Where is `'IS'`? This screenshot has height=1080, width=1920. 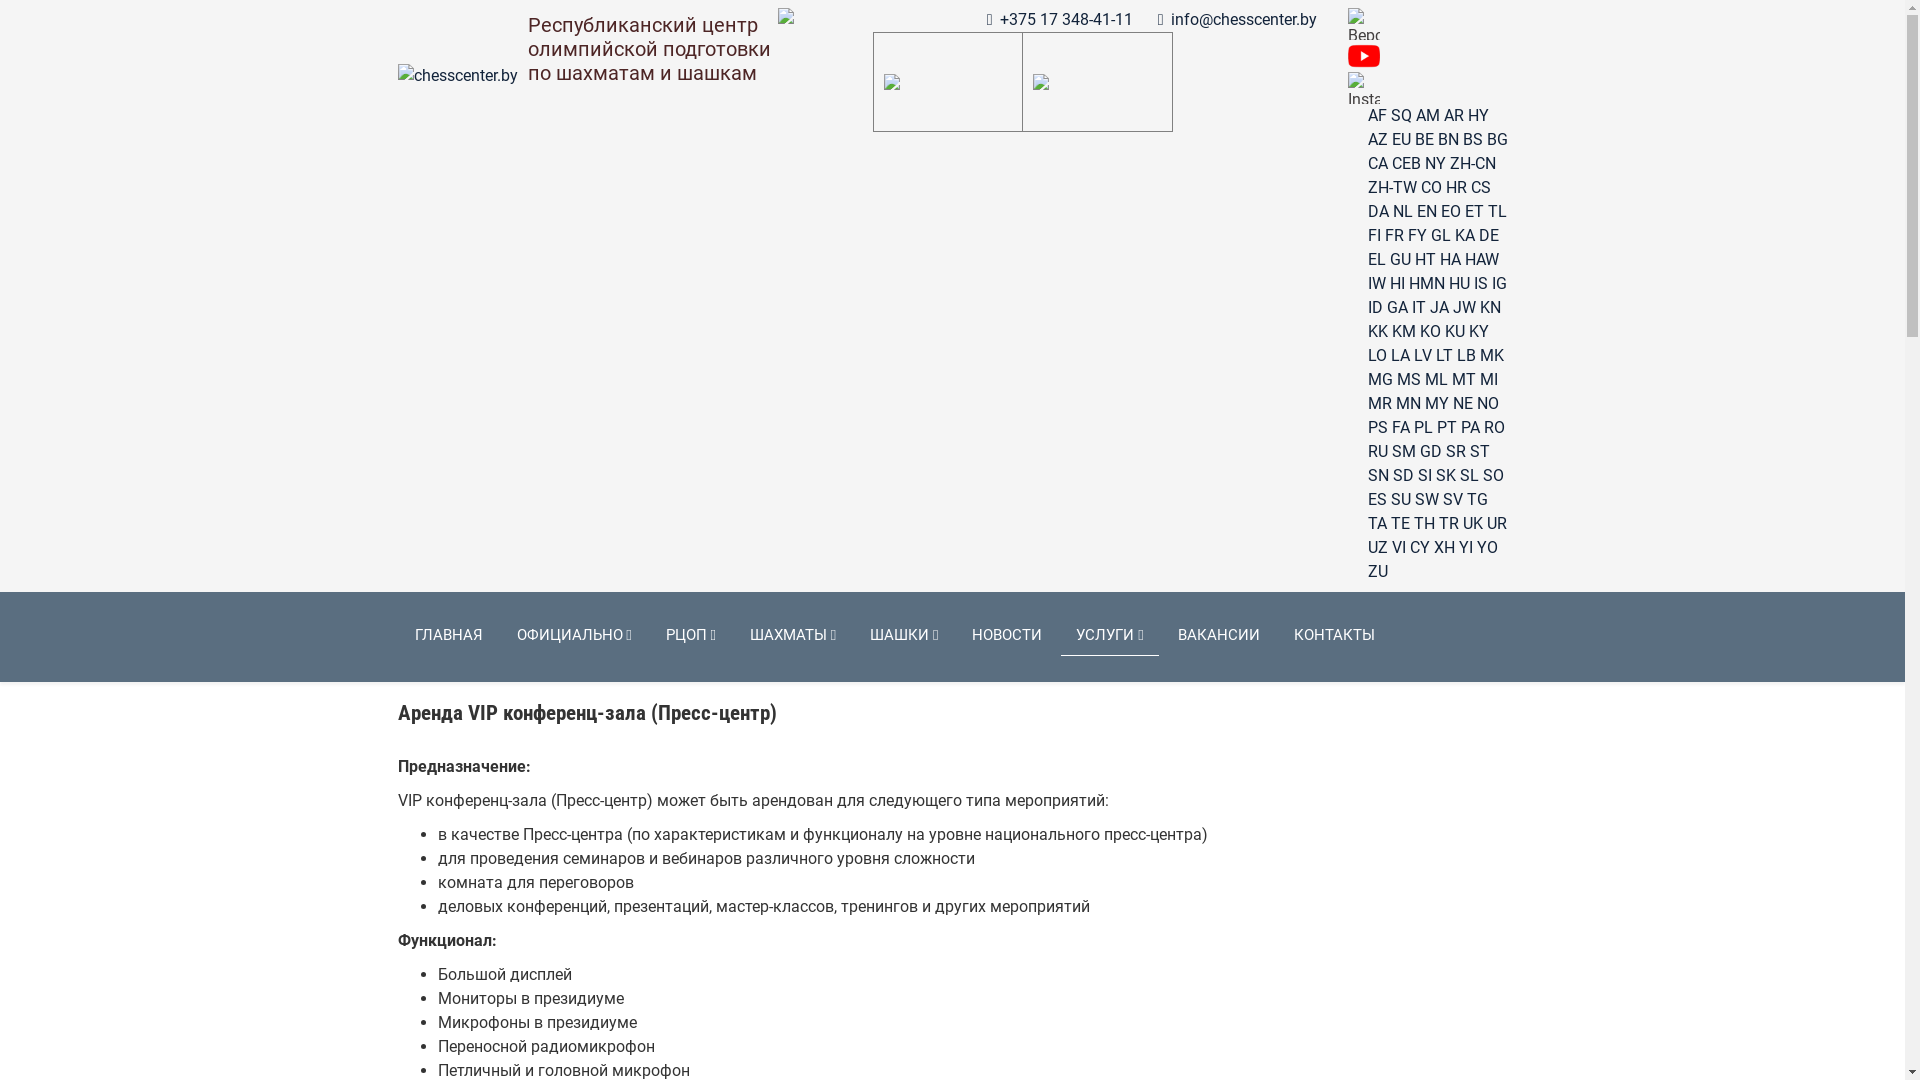
'IS' is located at coordinates (1473, 283).